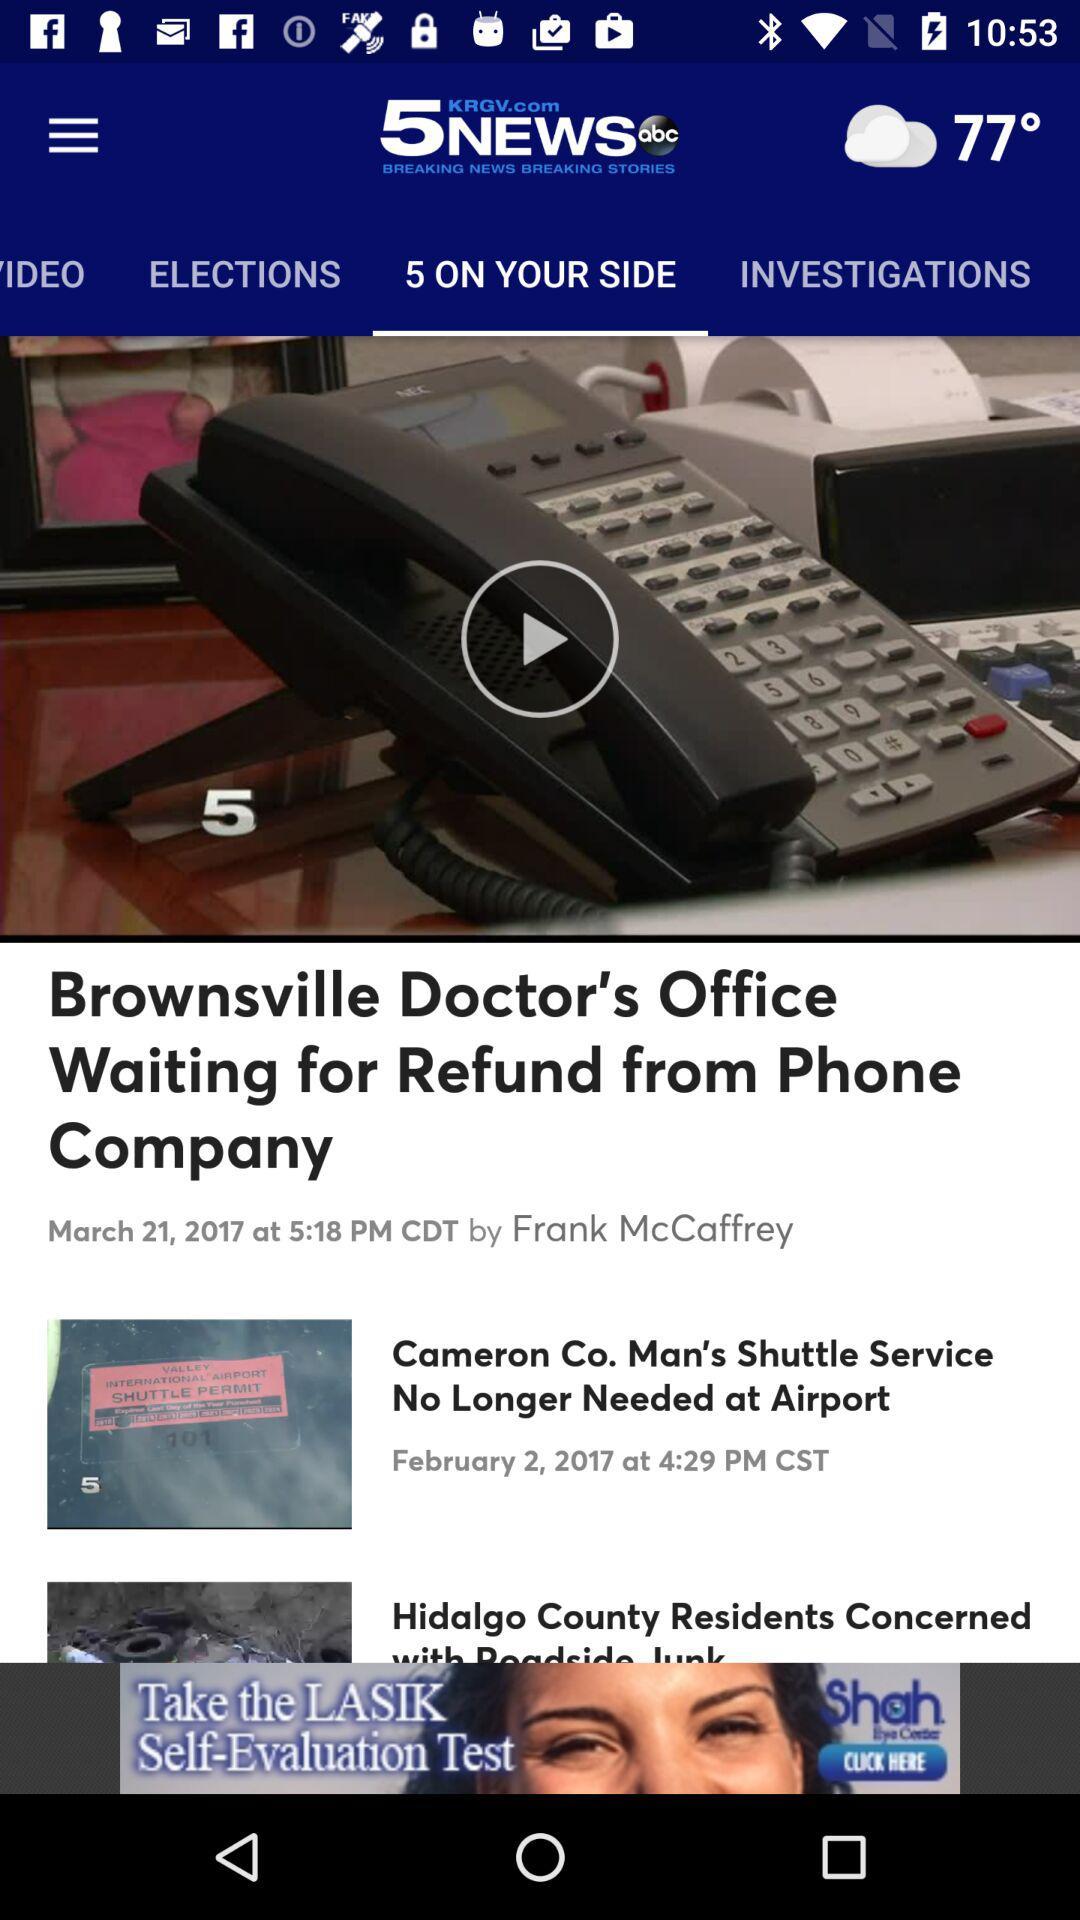  What do you see at coordinates (540, 1727) in the screenshot?
I see `banner advertisement` at bounding box center [540, 1727].